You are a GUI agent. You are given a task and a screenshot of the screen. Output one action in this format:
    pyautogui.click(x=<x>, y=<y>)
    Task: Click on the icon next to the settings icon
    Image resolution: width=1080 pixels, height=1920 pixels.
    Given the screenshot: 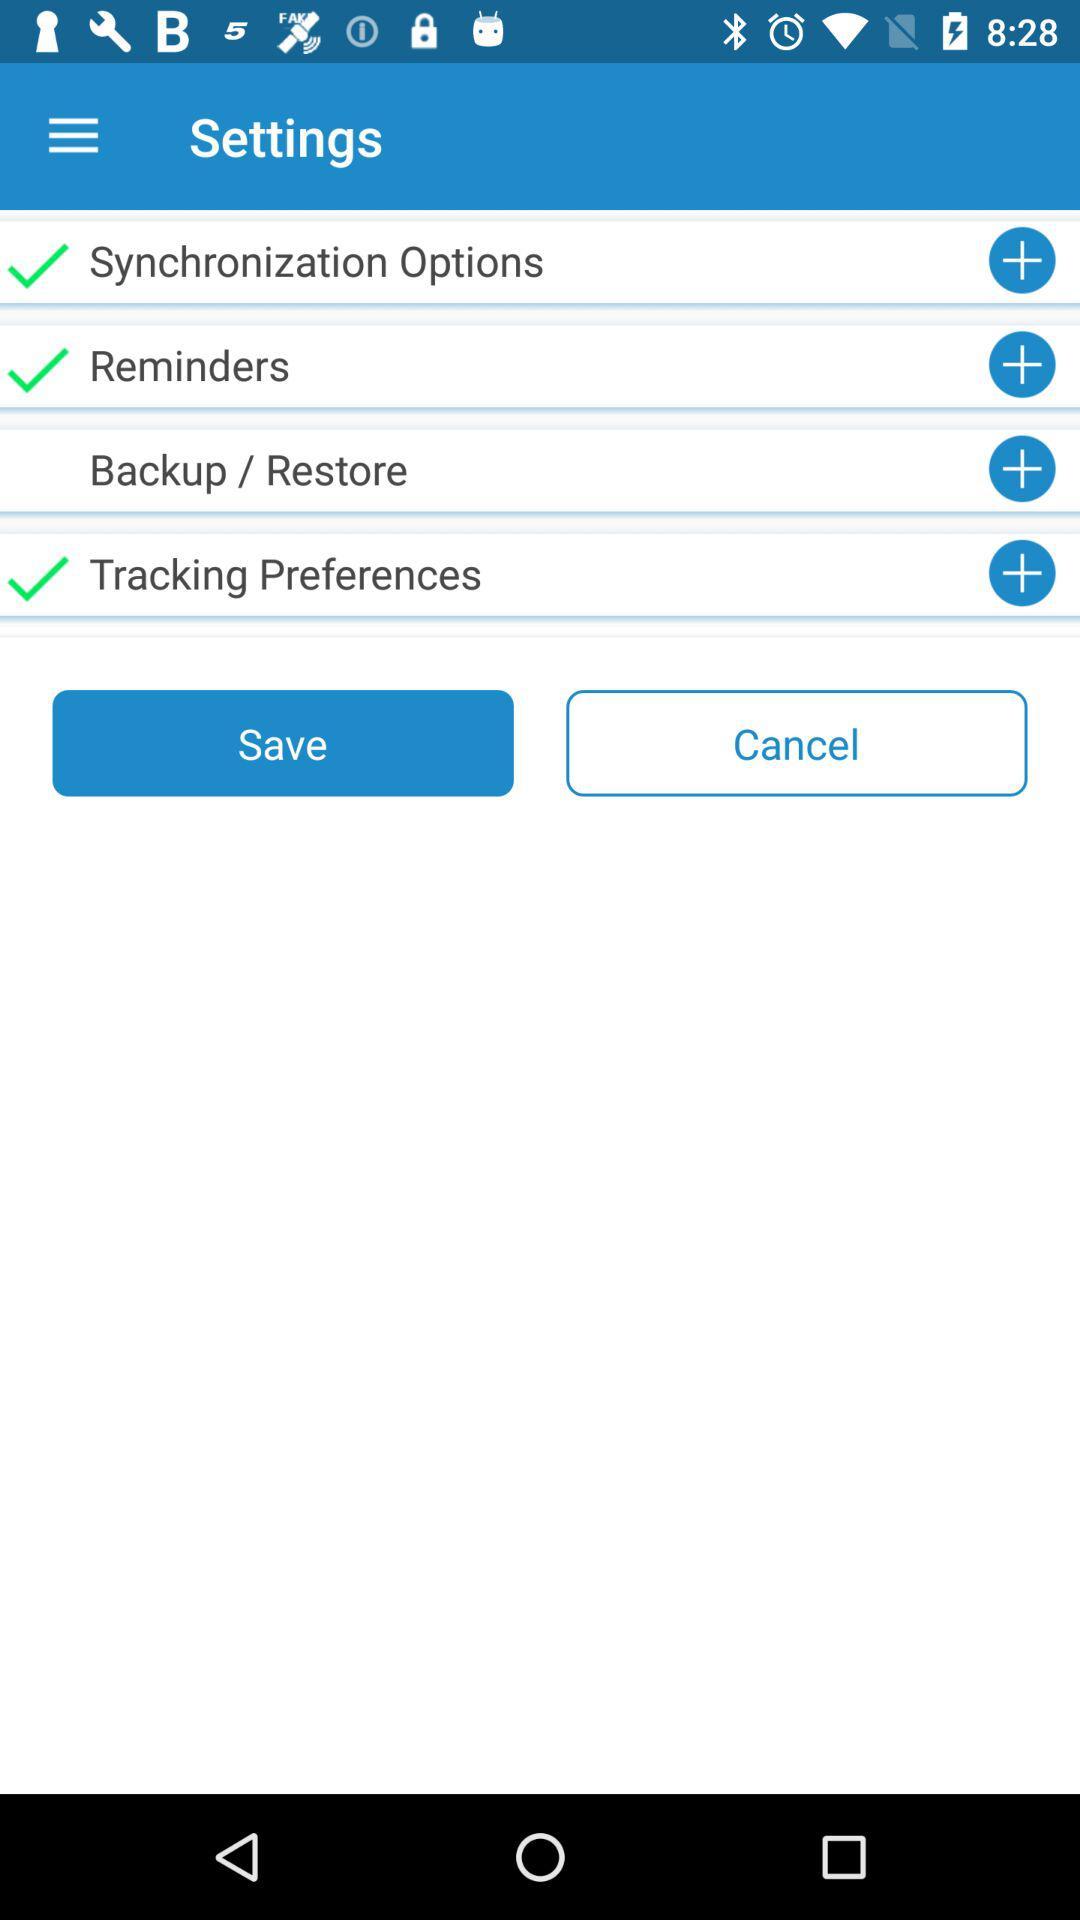 What is the action you would take?
    pyautogui.click(x=72, y=135)
    